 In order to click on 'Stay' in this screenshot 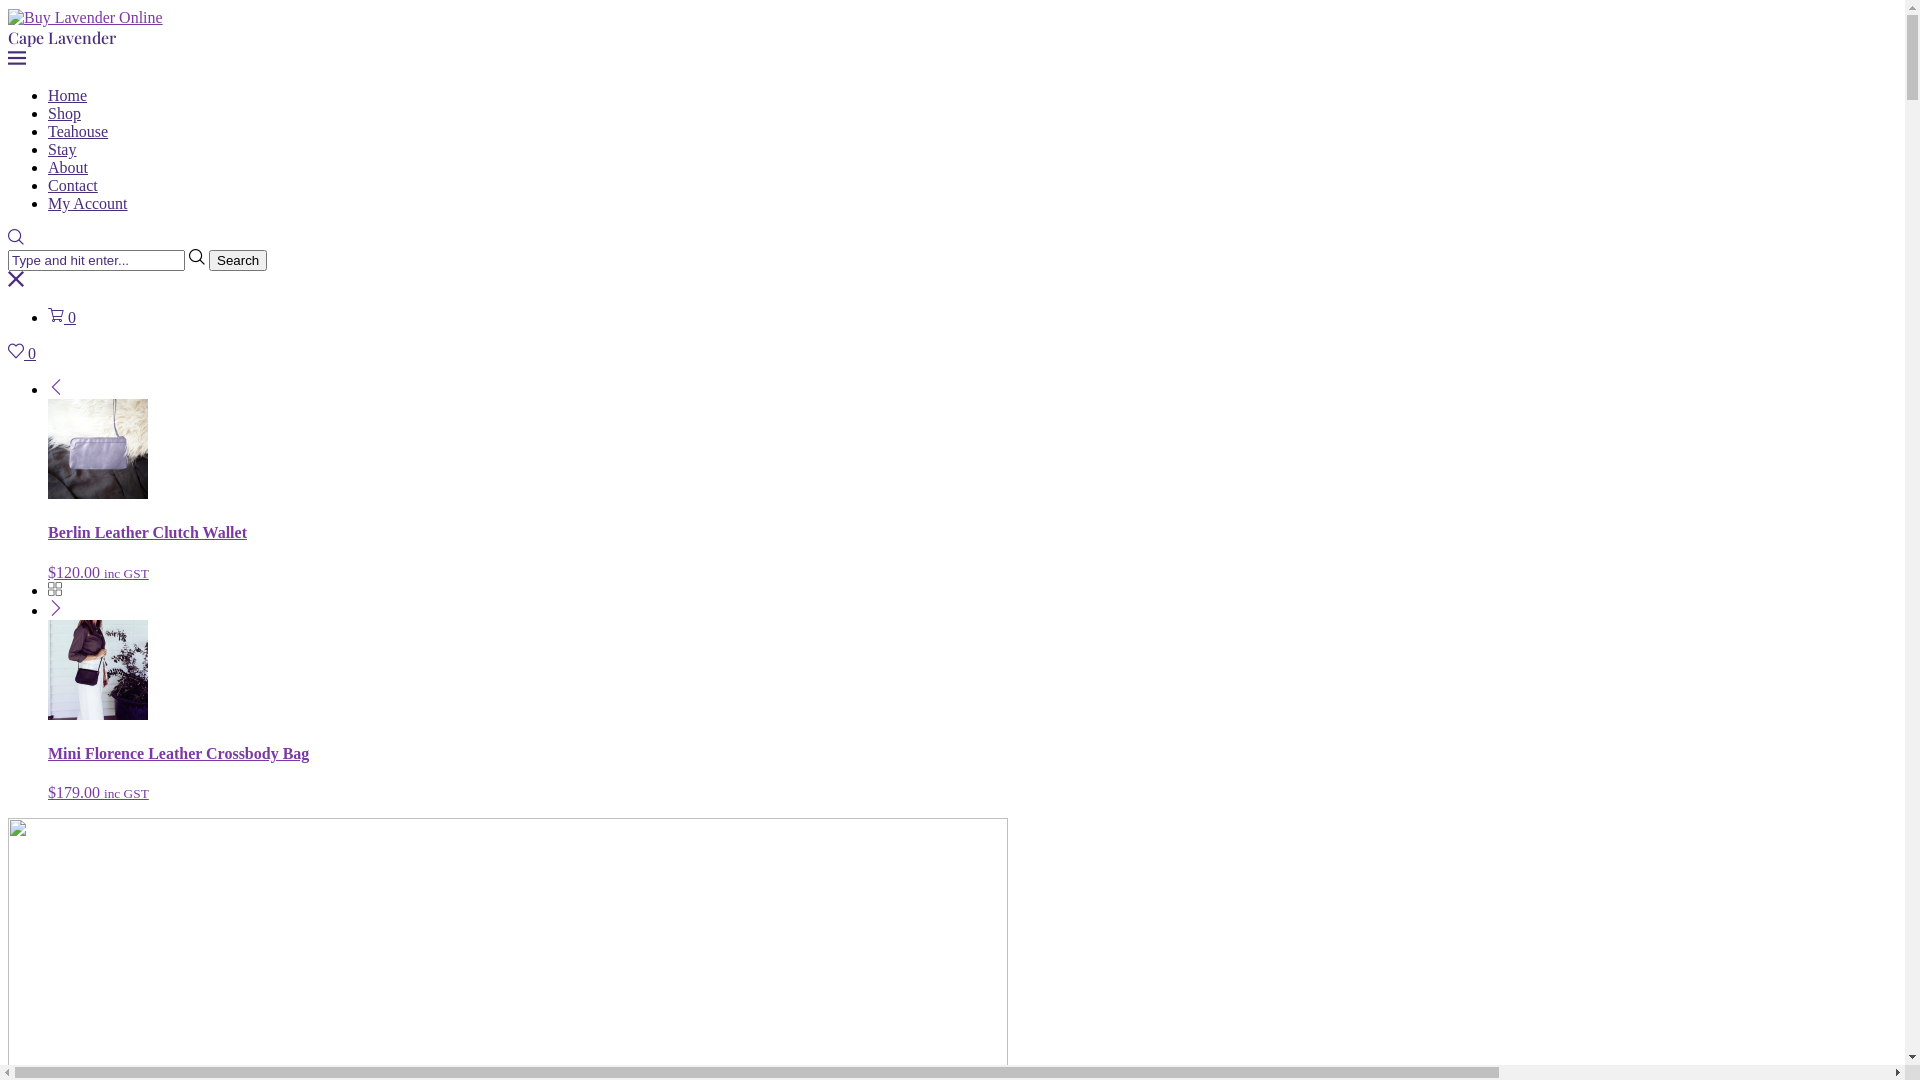, I will do `click(62, 148)`.